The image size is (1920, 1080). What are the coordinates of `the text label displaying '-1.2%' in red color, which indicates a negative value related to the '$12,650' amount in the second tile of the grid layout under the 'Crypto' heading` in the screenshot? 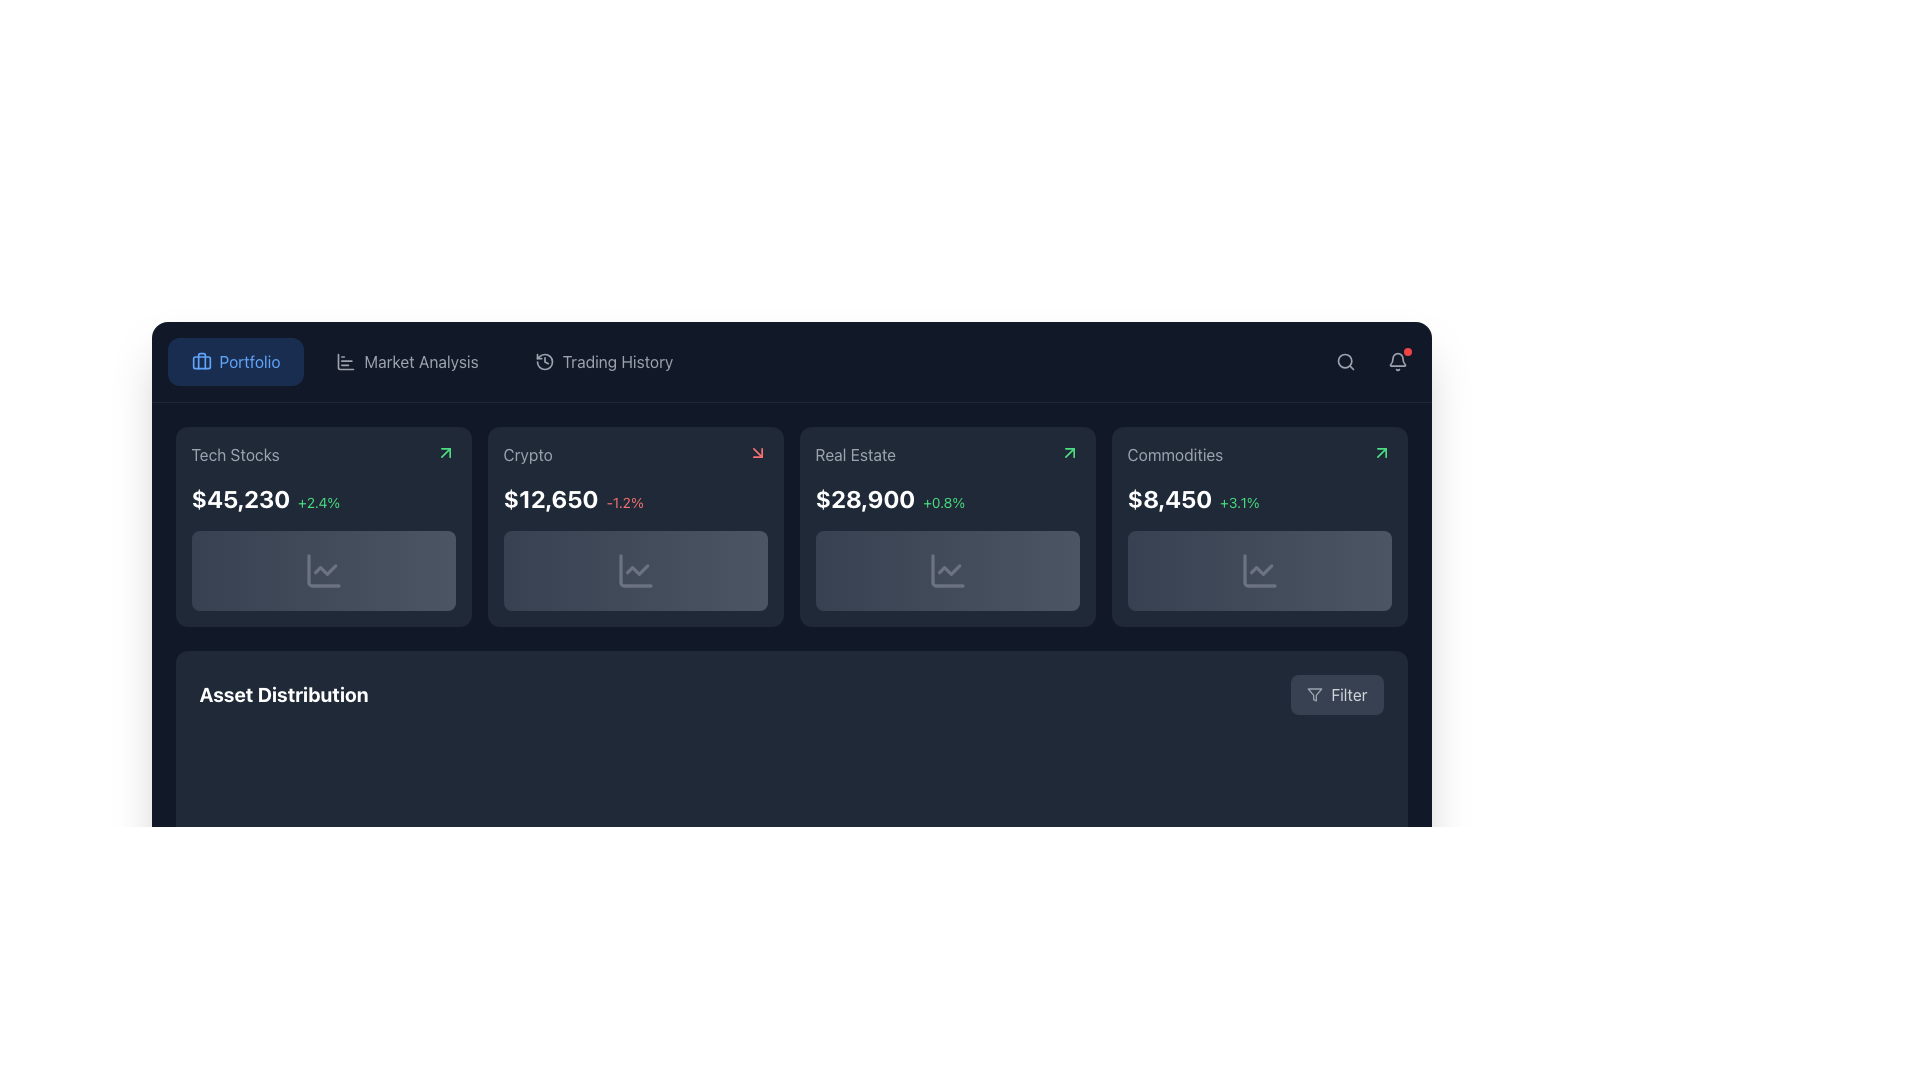 It's located at (624, 501).